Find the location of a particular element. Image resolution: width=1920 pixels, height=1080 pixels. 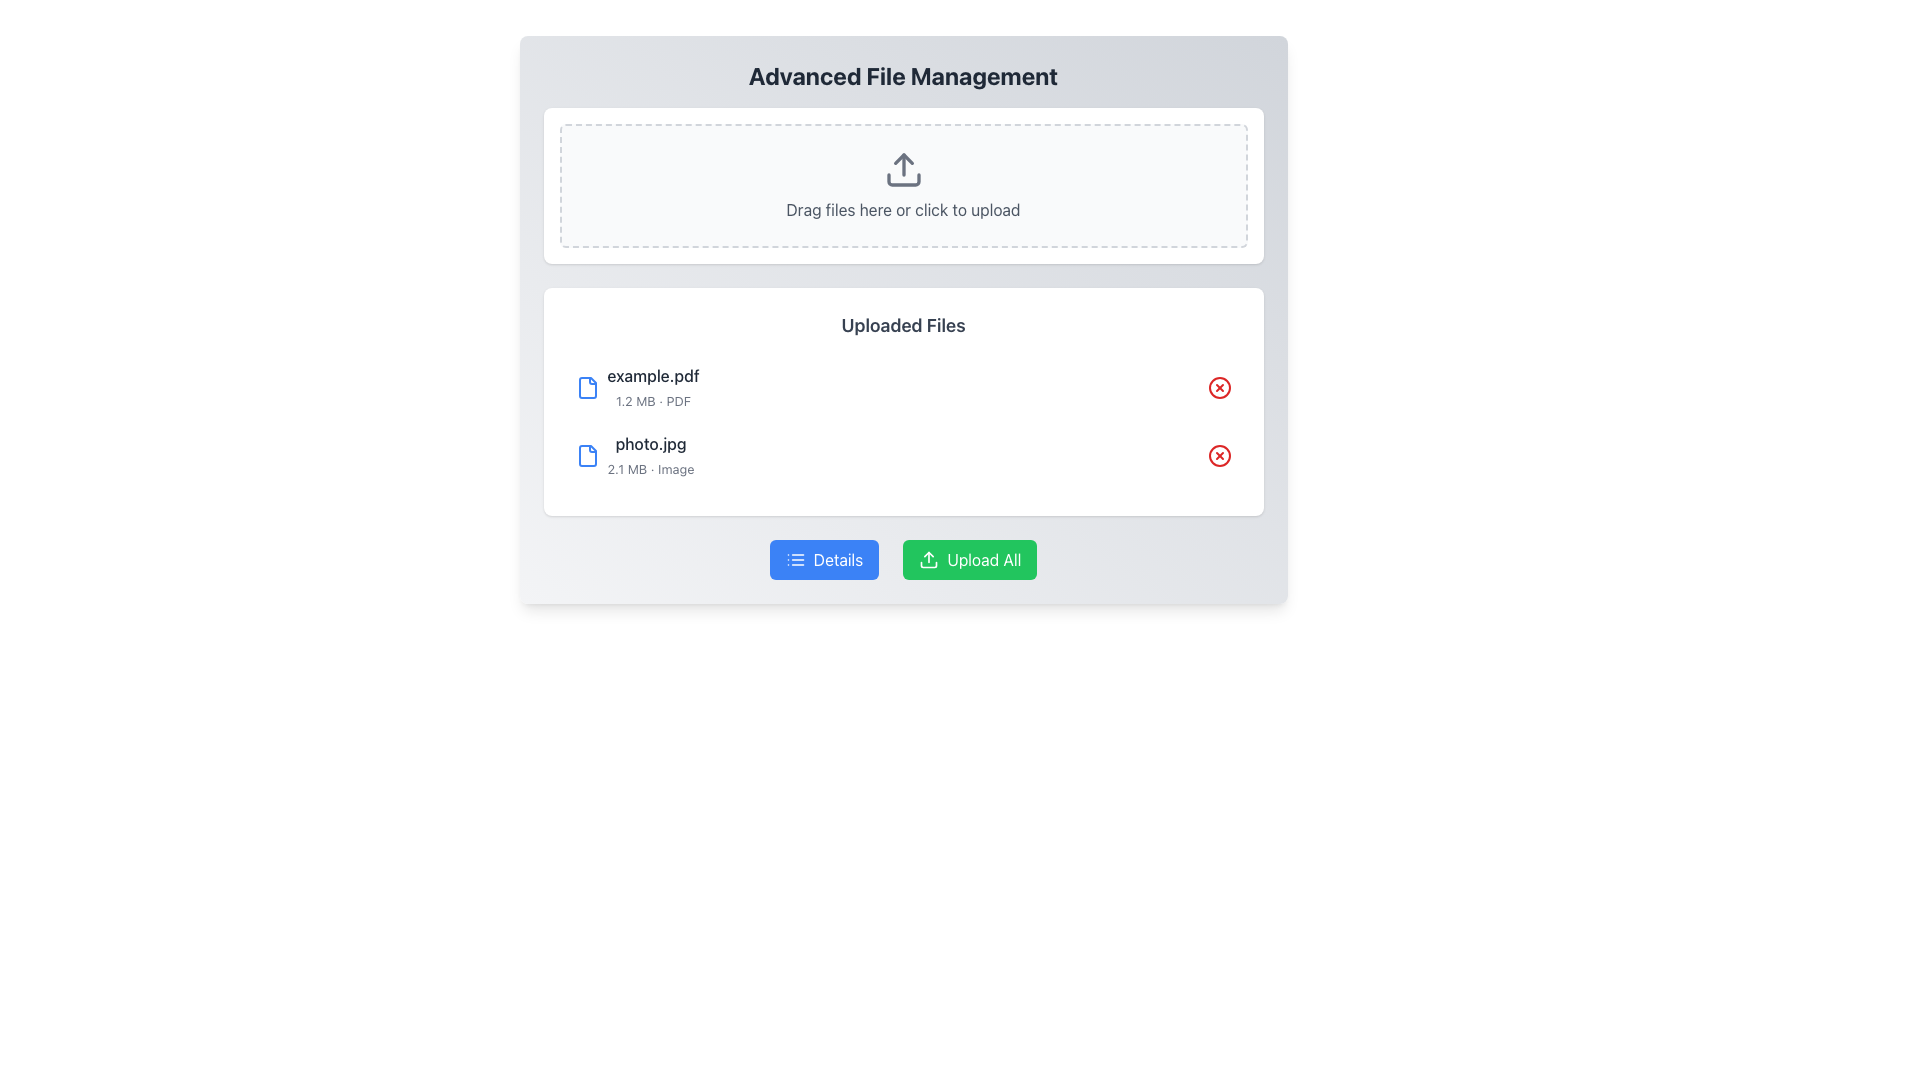

the file display item for 'example.pdf' is located at coordinates (636, 388).